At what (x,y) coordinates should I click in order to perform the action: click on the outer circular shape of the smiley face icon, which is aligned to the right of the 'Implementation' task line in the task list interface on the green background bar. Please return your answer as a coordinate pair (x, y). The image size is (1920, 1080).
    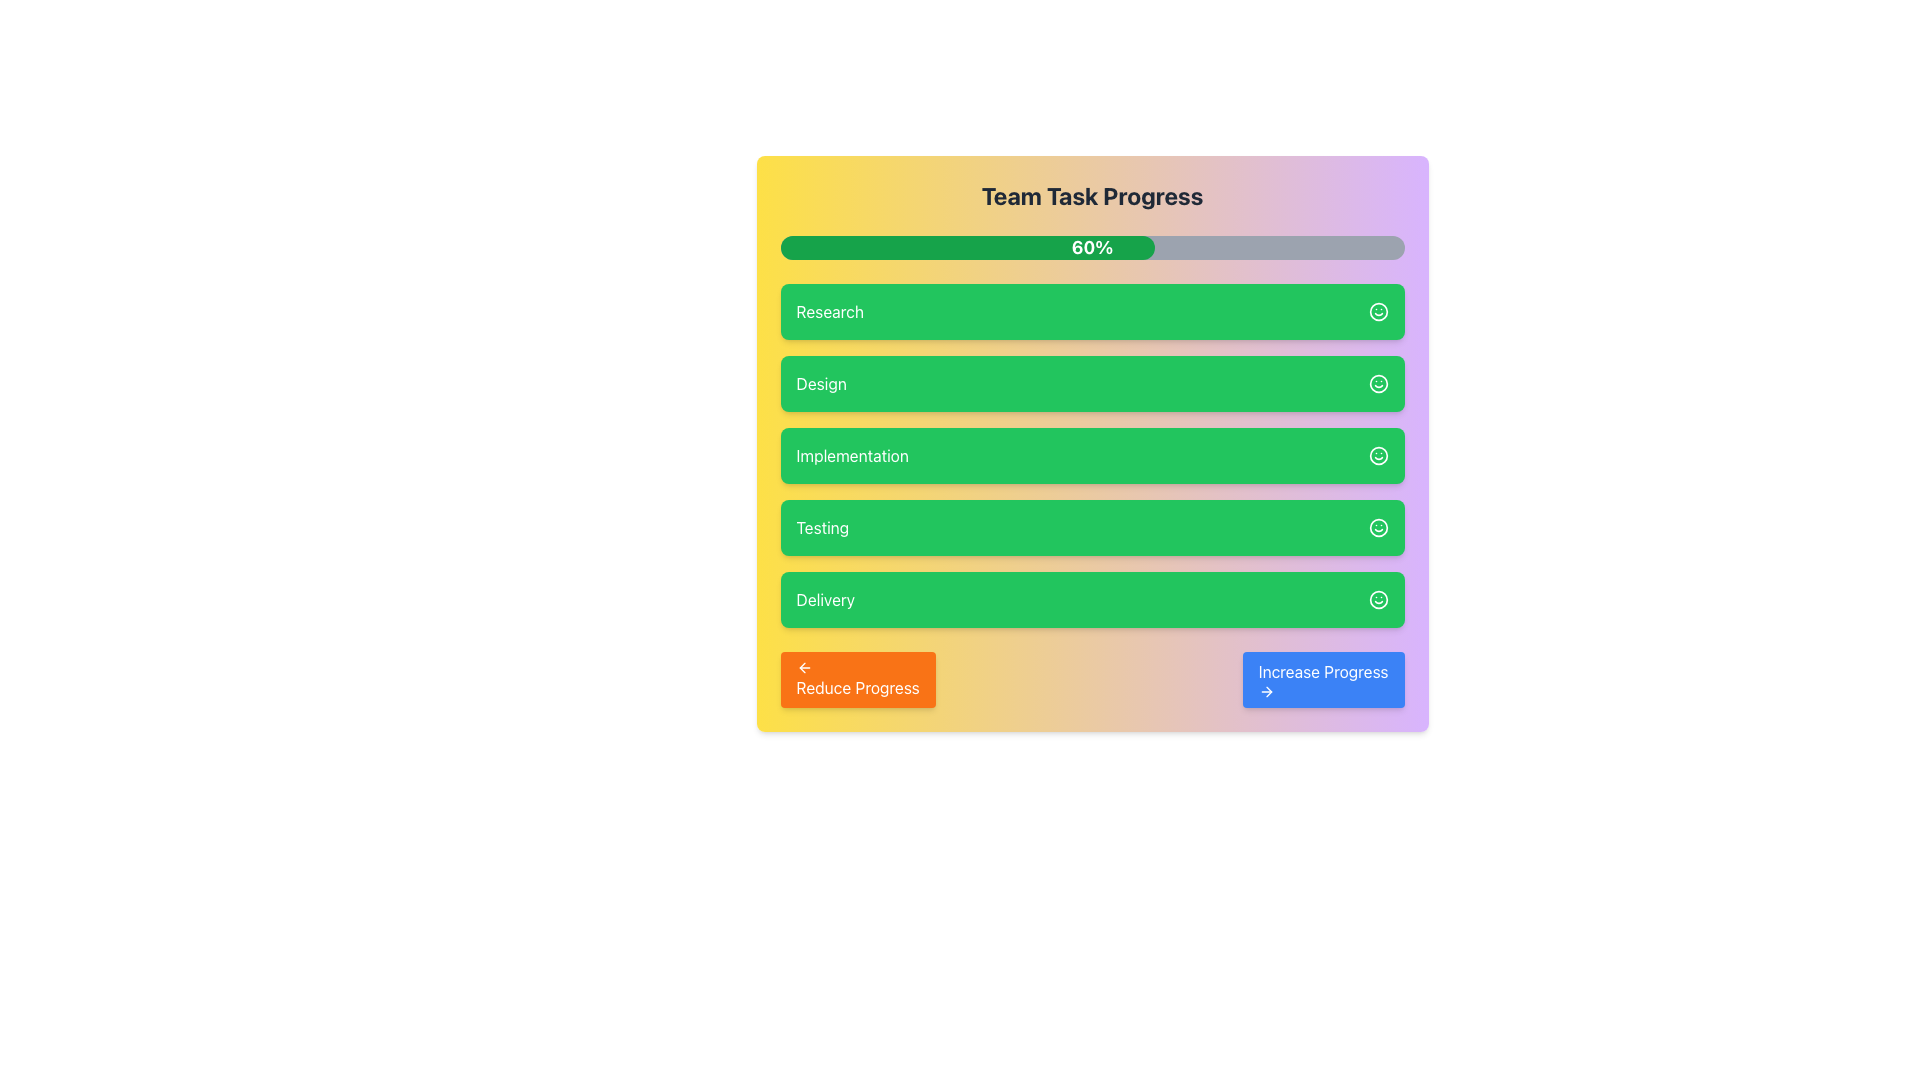
    Looking at the image, I should click on (1377, 455).